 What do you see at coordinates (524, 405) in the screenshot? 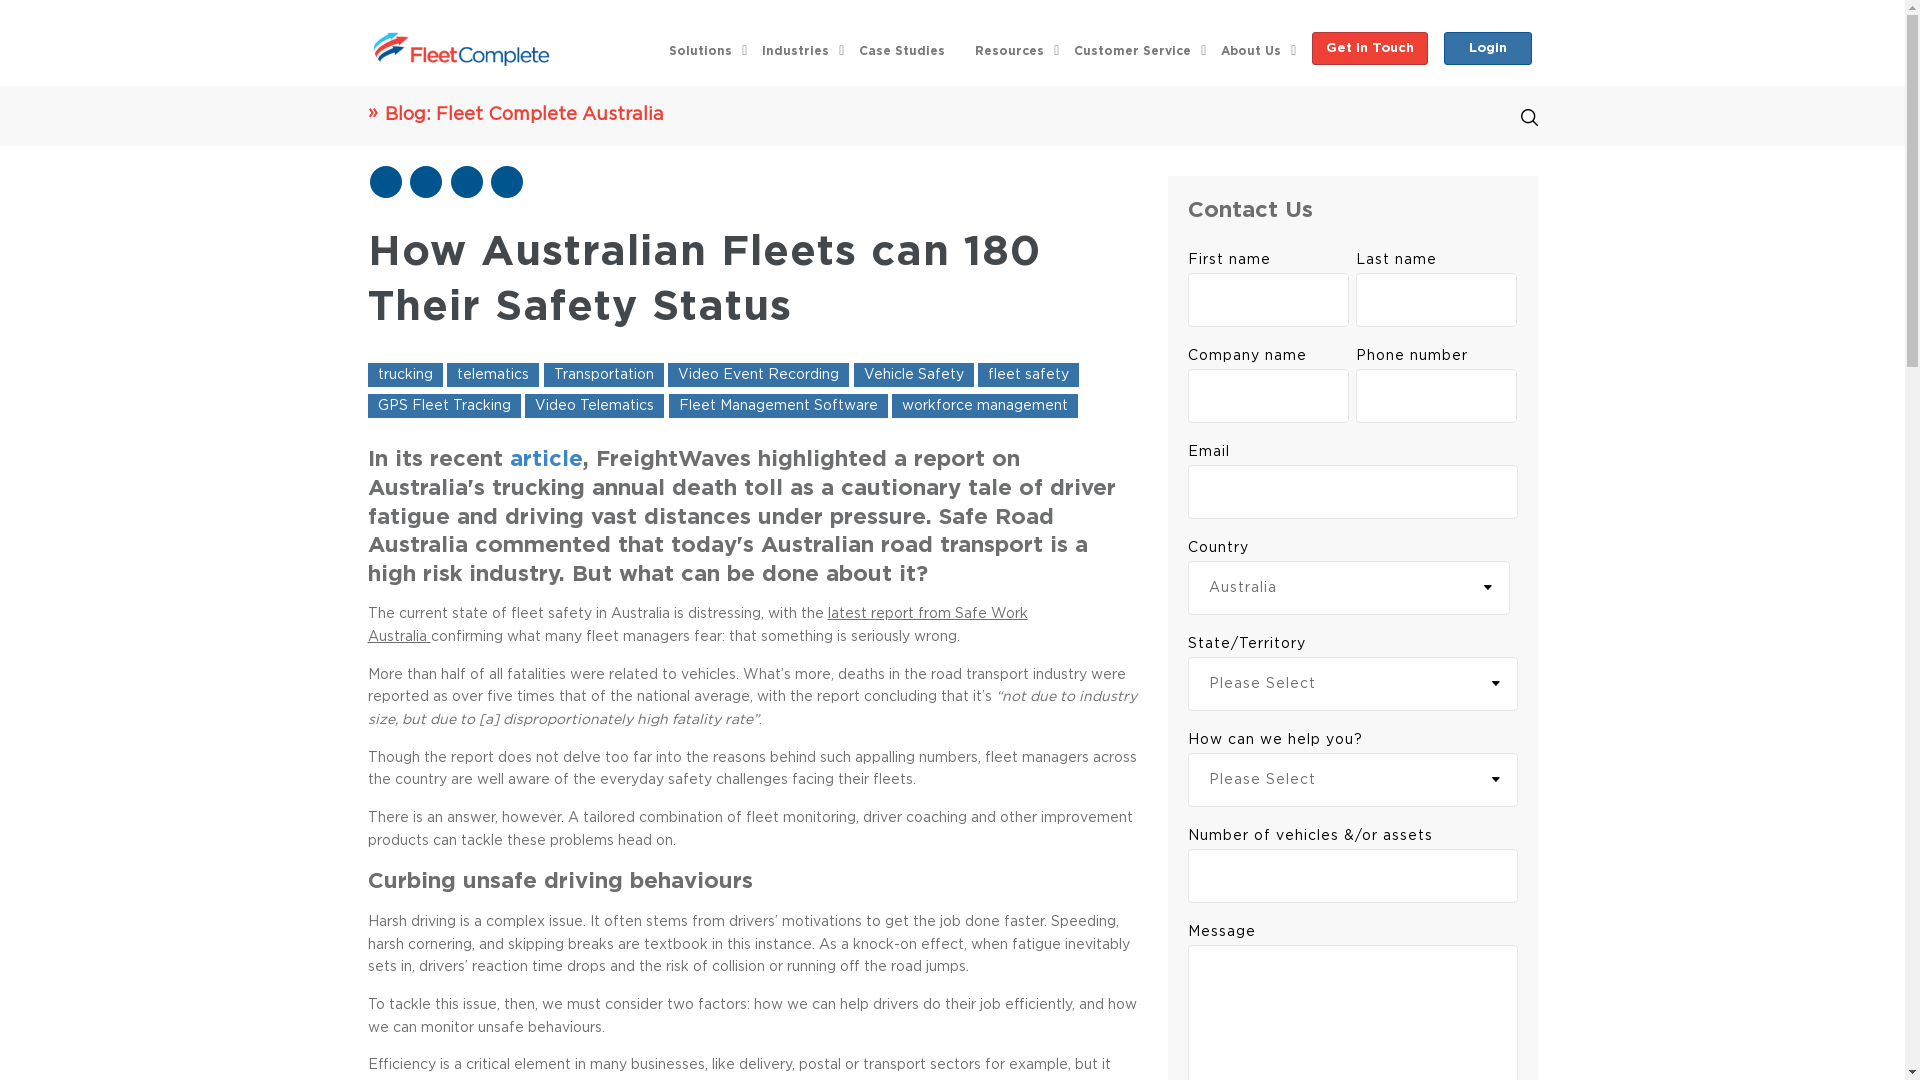
I see `'Video Telematics'` at bounding box center [524, 405].